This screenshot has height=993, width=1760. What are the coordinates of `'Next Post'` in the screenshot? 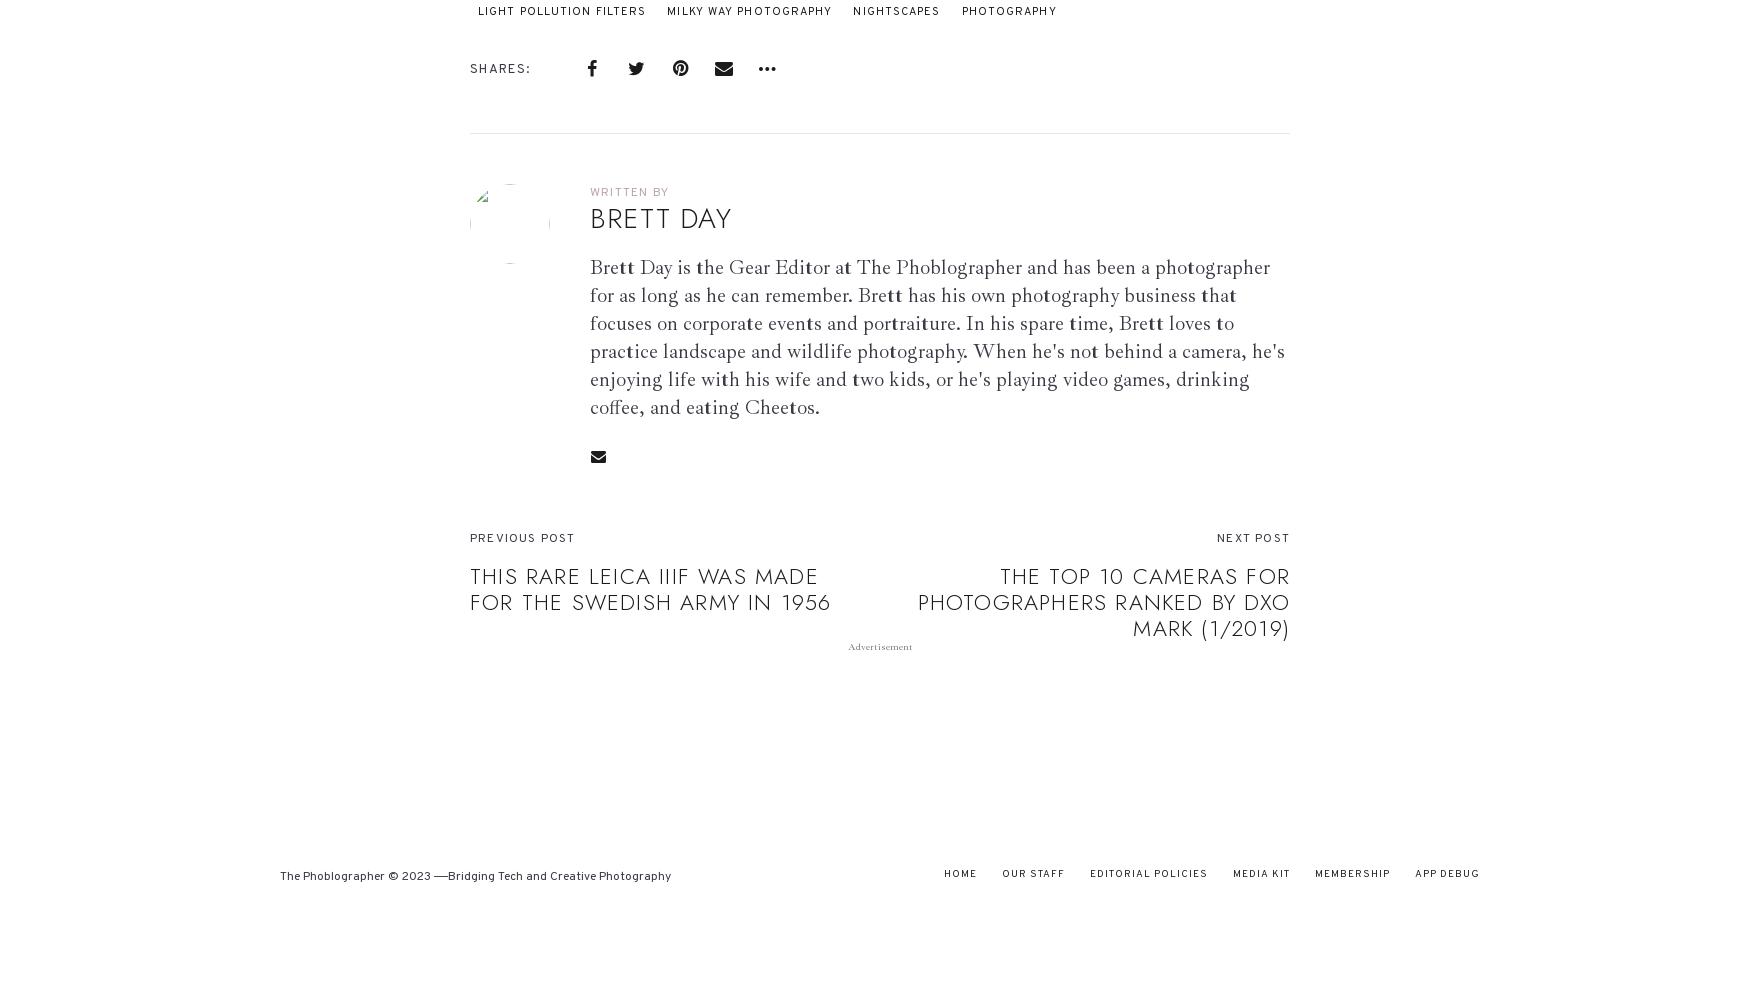 It's located at (1252, 537).